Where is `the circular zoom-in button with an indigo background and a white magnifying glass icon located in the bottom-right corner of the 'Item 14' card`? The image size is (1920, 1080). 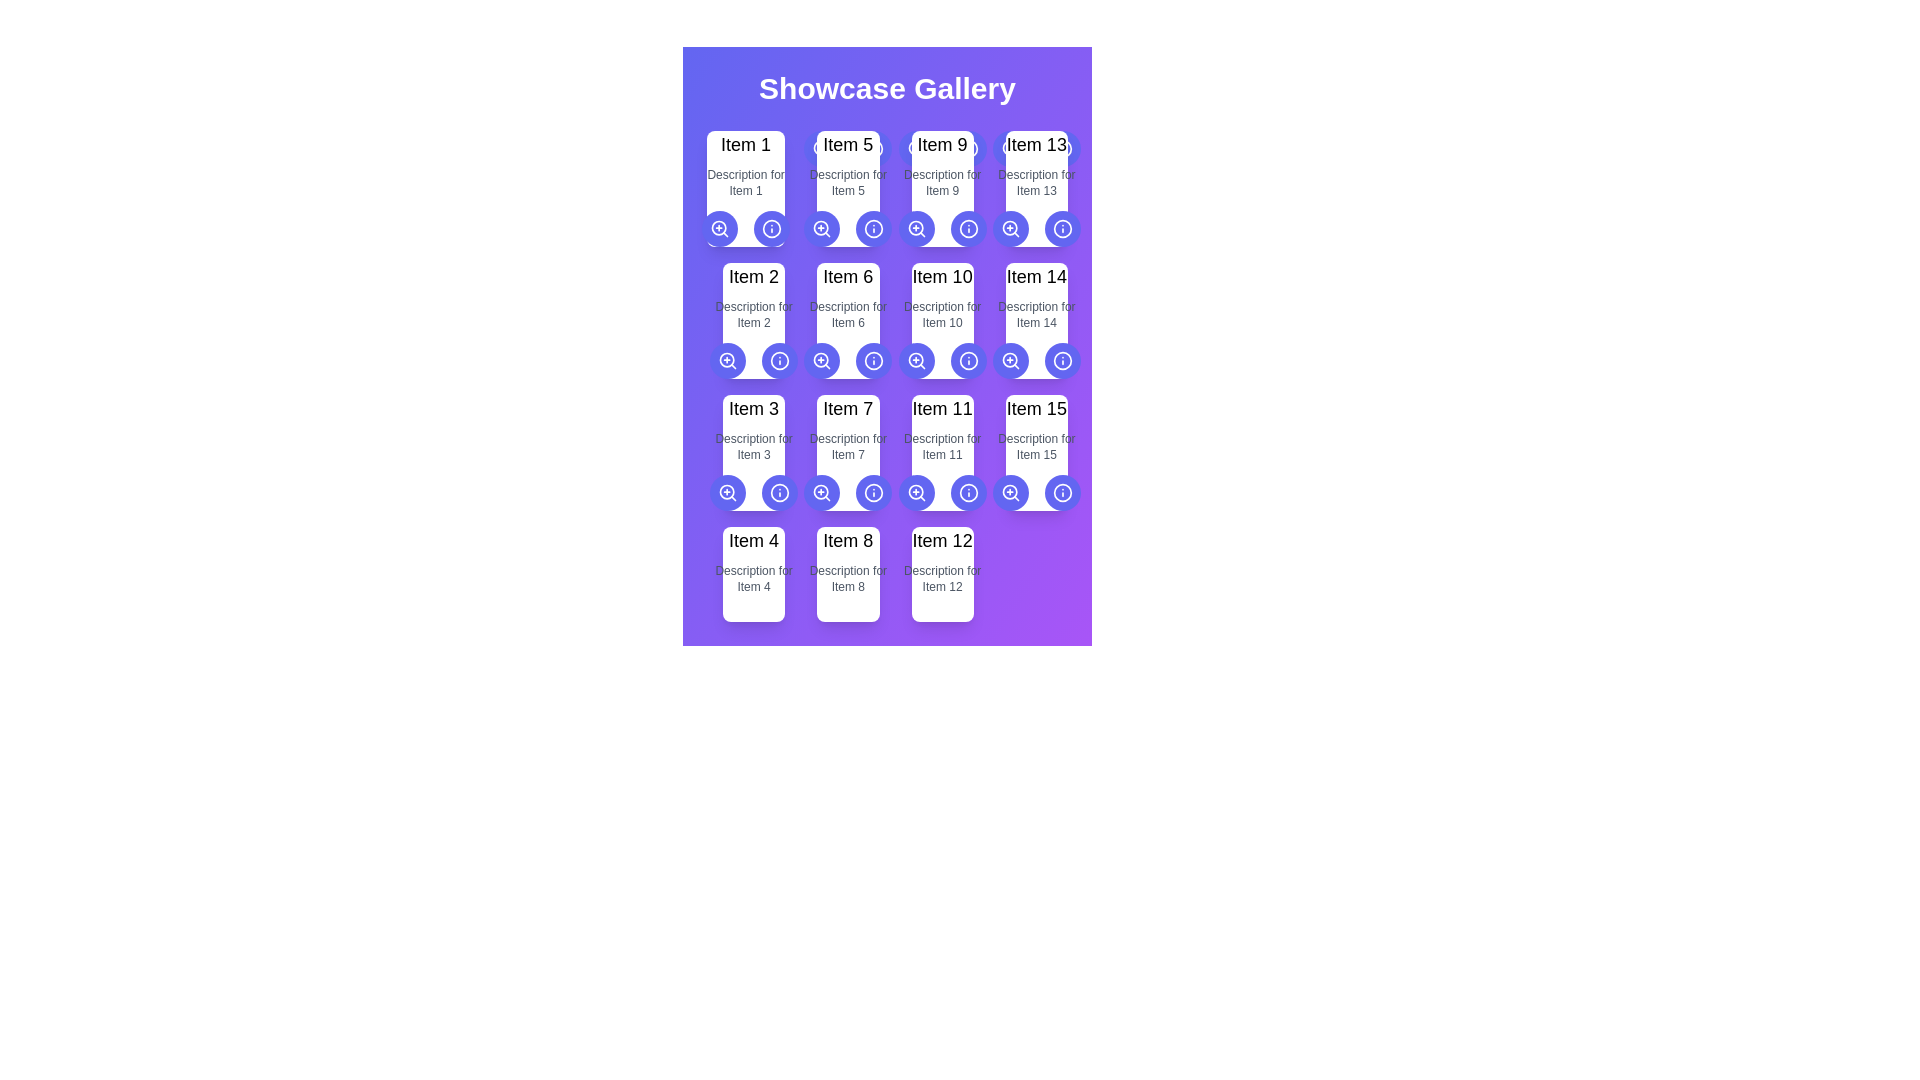
the circular zoom-in button with an indigo background and a white magnifying glass icon located in the bottom-right corner of the 'Item 14' card is located at coordinates (1010, 361).